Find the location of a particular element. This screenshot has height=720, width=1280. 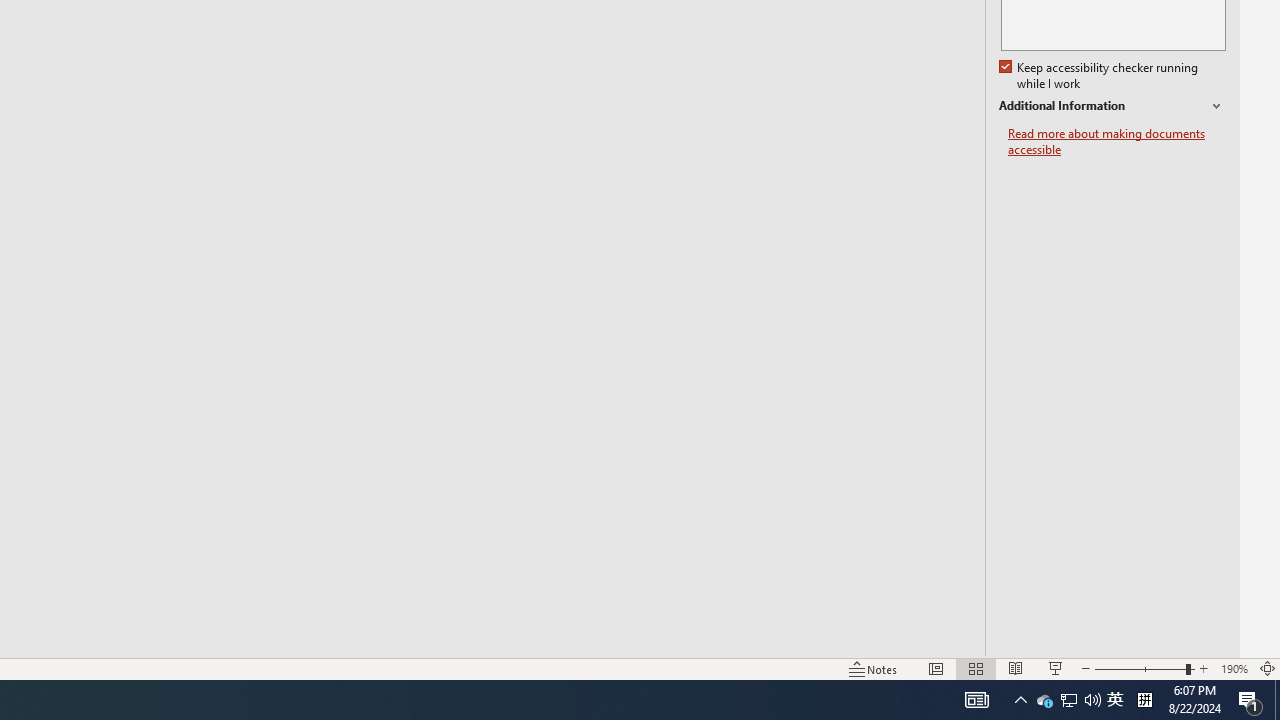

'Keep accessibility checker running while I work' is located at coordinates (1099, 75).